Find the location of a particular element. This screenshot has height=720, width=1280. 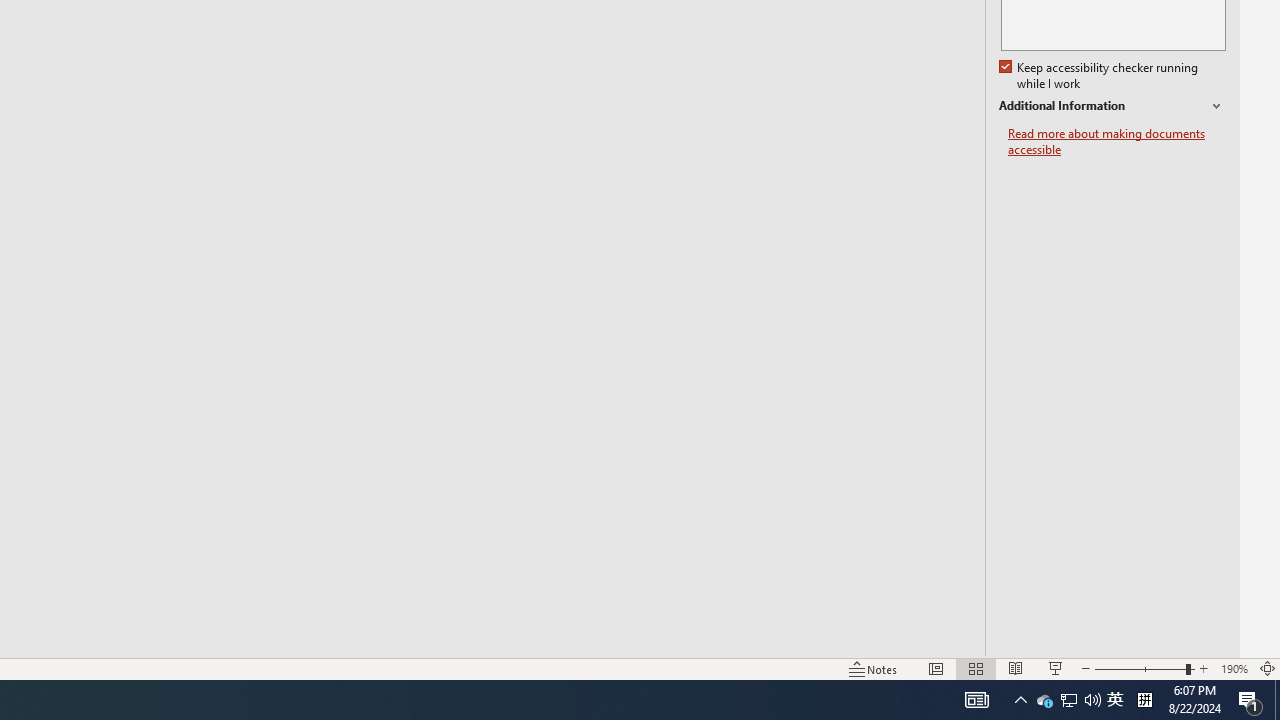

'Keep accessibility checker running while I work' is located at coordinates (1099, 75).